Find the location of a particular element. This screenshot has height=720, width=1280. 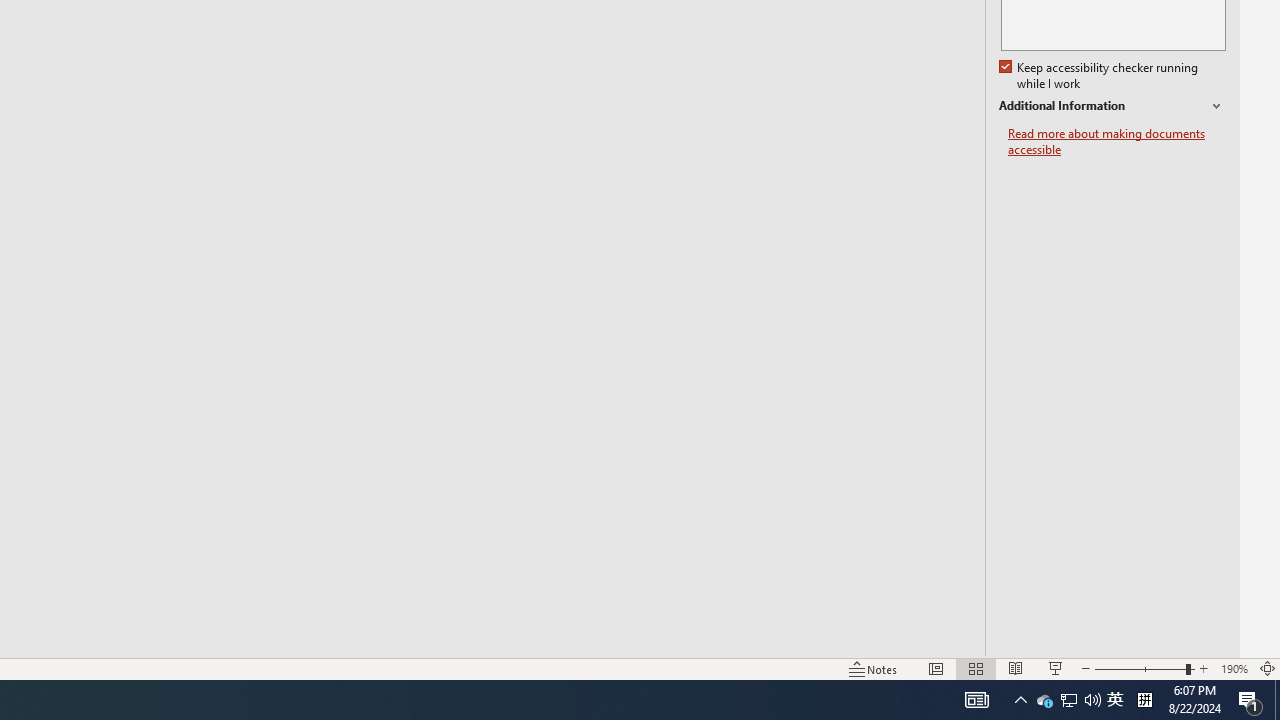

'Keep accessibility checker running while I work' is located at coordinates (1099, 75).